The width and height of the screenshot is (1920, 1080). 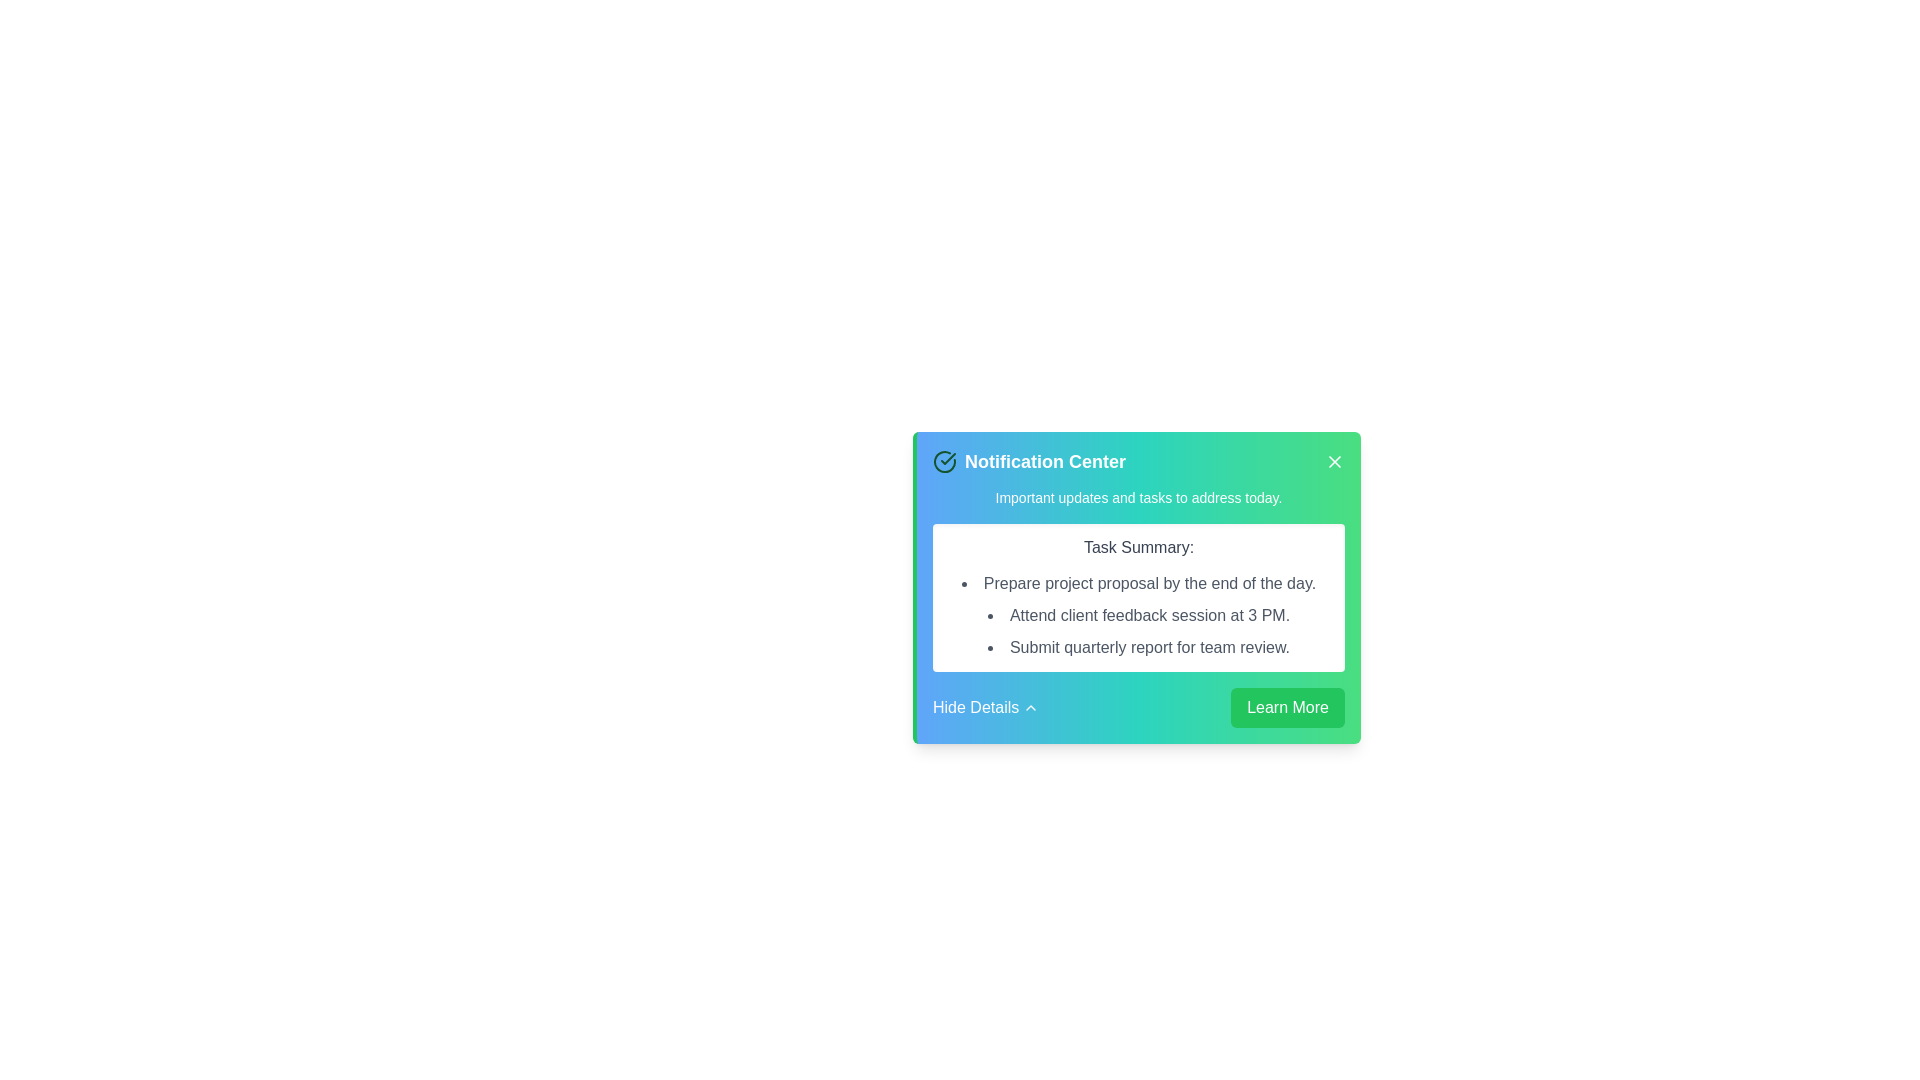 What do you see at coordinates (986, 707) in the screenshot?
I see `the 'Hide Details' button located at the bottom-left side of the notification card to hide additional details` at bounding box center [986, 707].